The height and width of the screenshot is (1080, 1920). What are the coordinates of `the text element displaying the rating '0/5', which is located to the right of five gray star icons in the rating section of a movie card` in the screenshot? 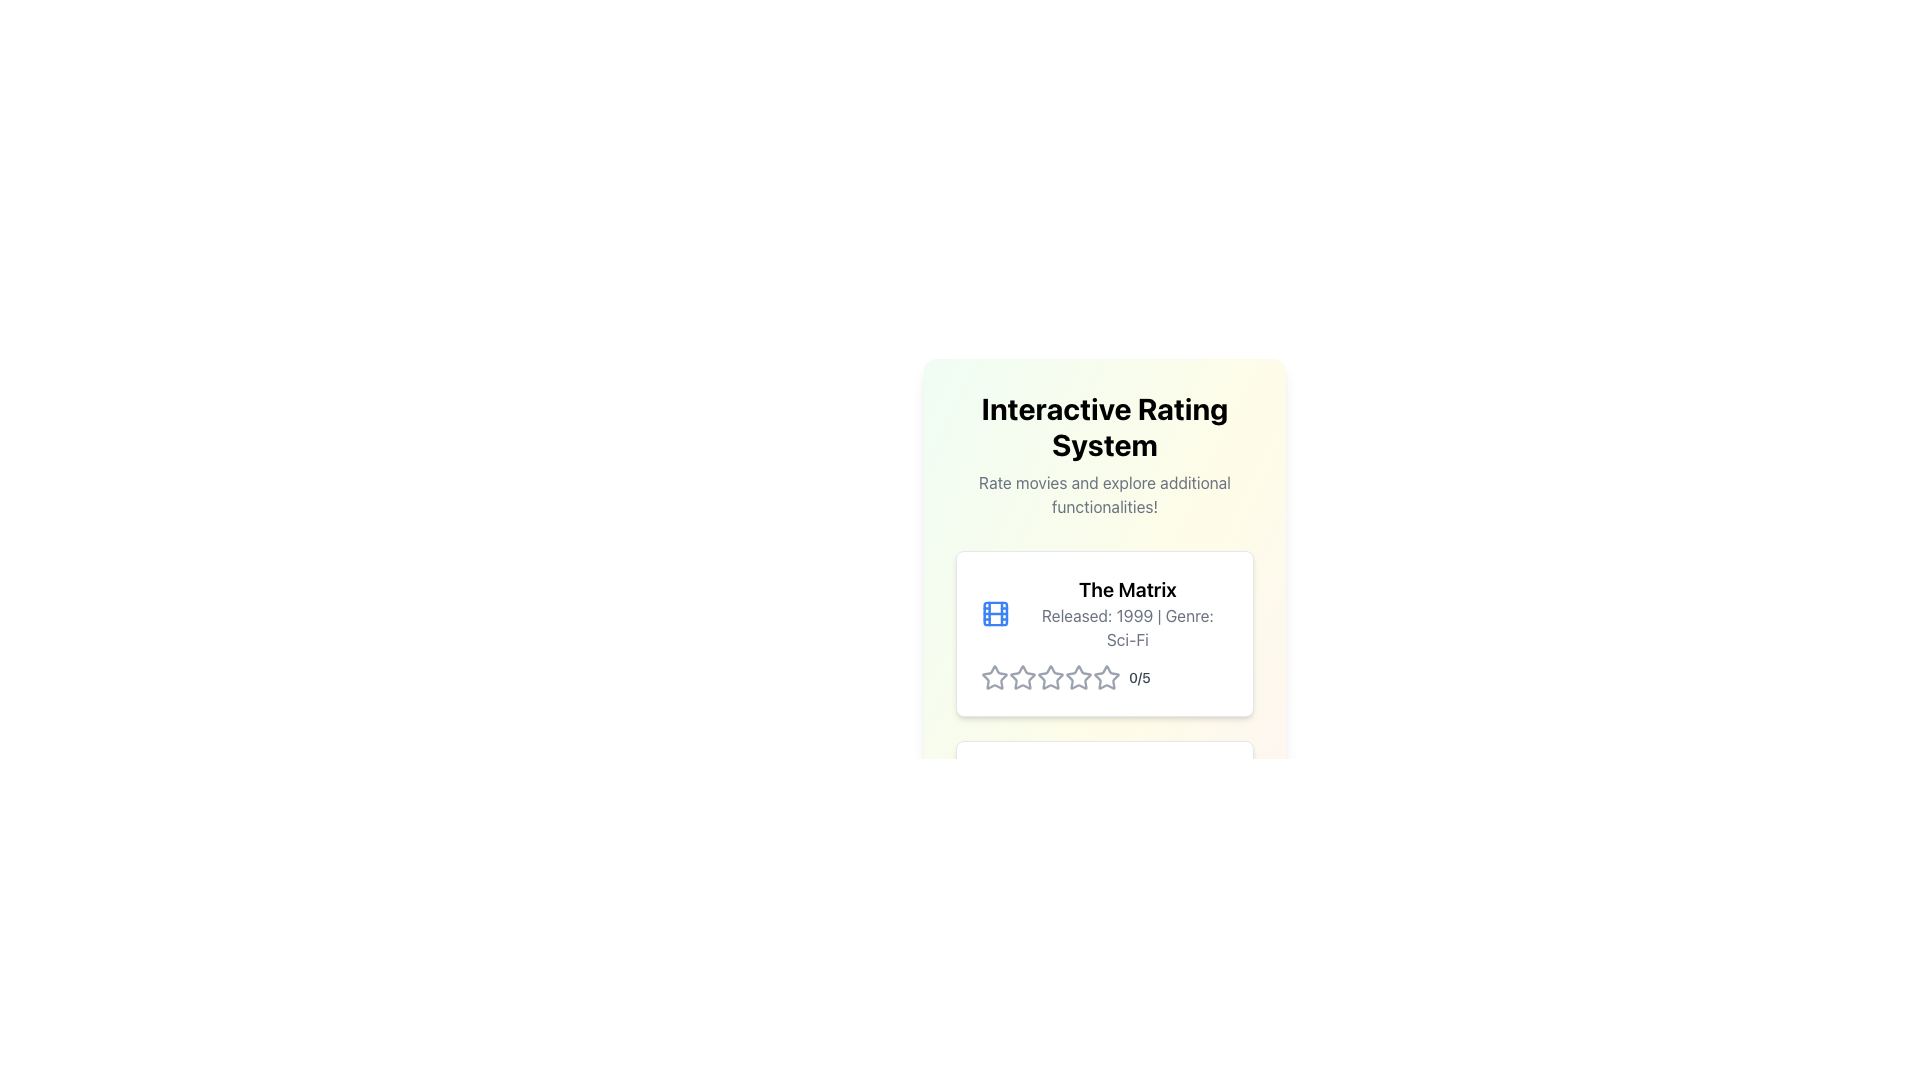 It's located at (1139, 677).